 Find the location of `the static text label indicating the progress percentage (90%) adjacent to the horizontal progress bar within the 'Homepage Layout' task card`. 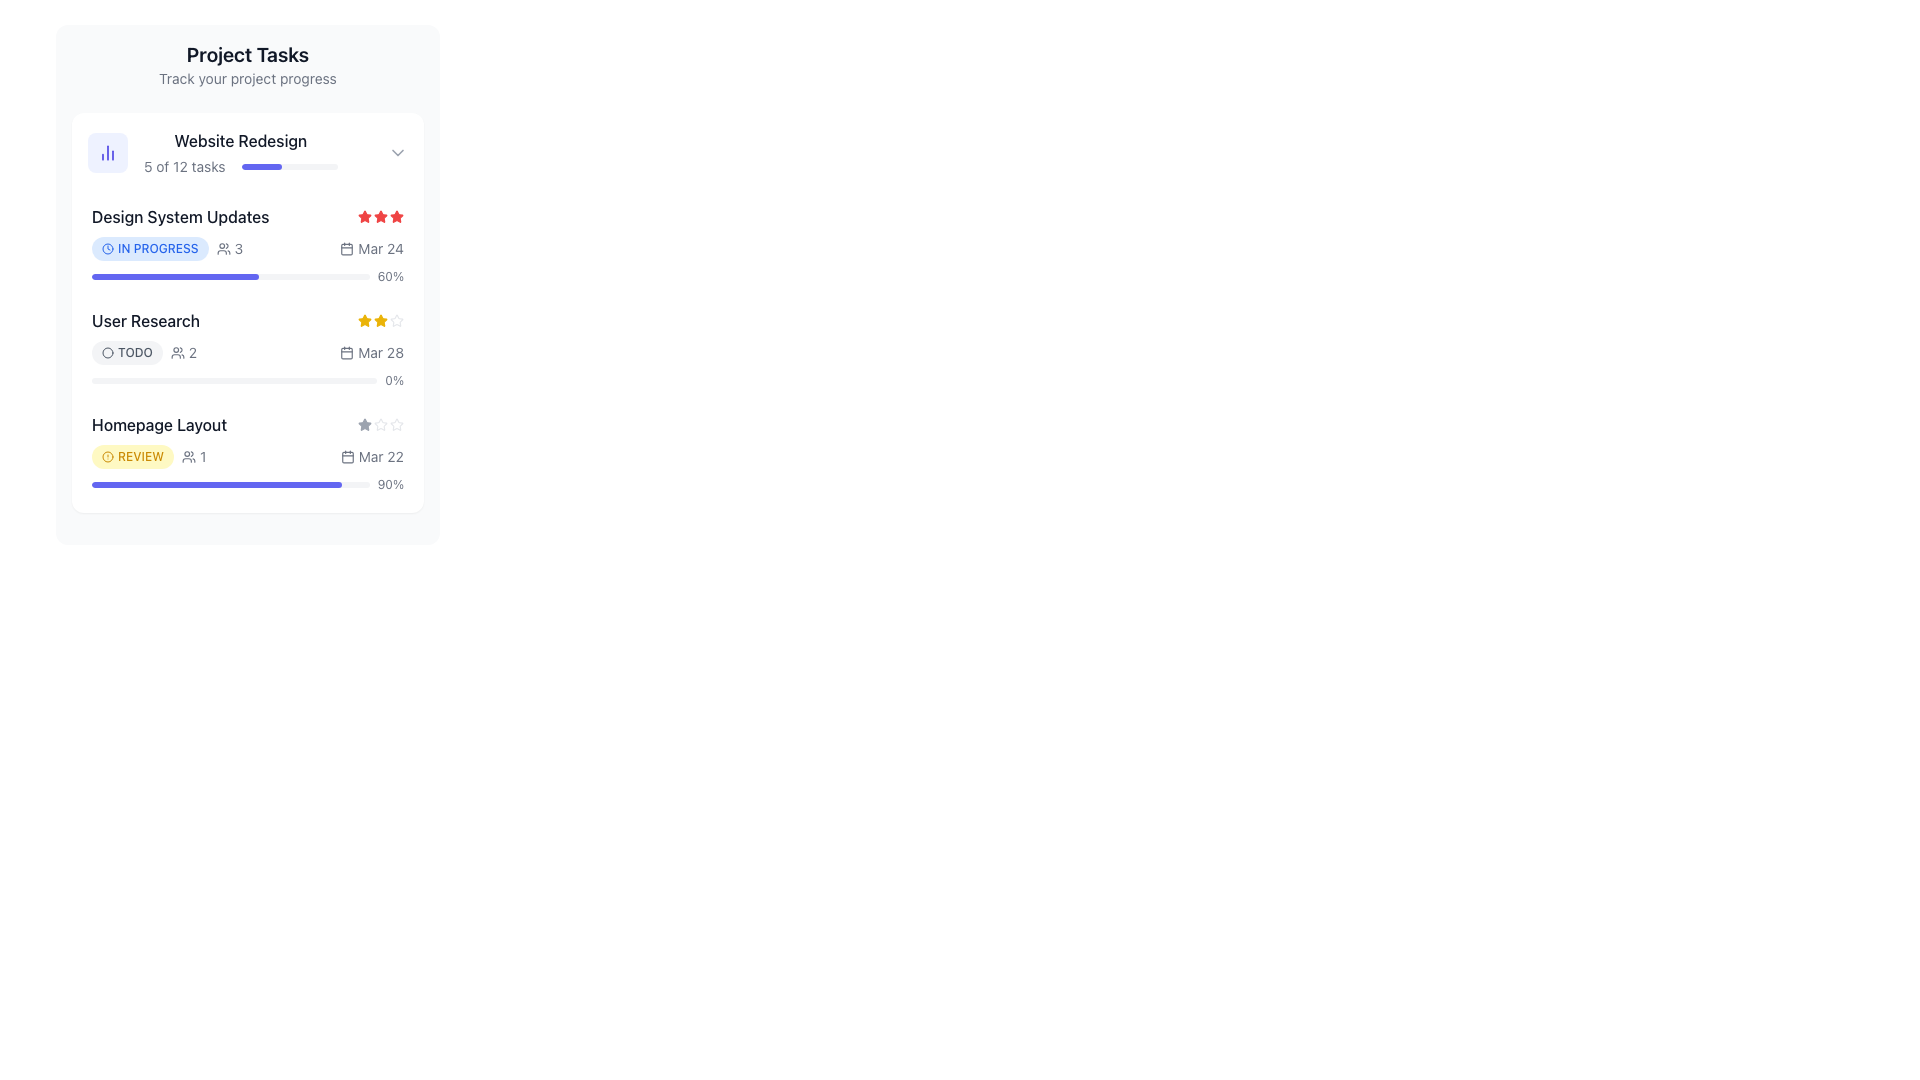

the static text label indicating the progress percentage (90%) adjacent to the horizontal progress bar within the 'Homepage Layout' task card is located at coordinates (390, 485).